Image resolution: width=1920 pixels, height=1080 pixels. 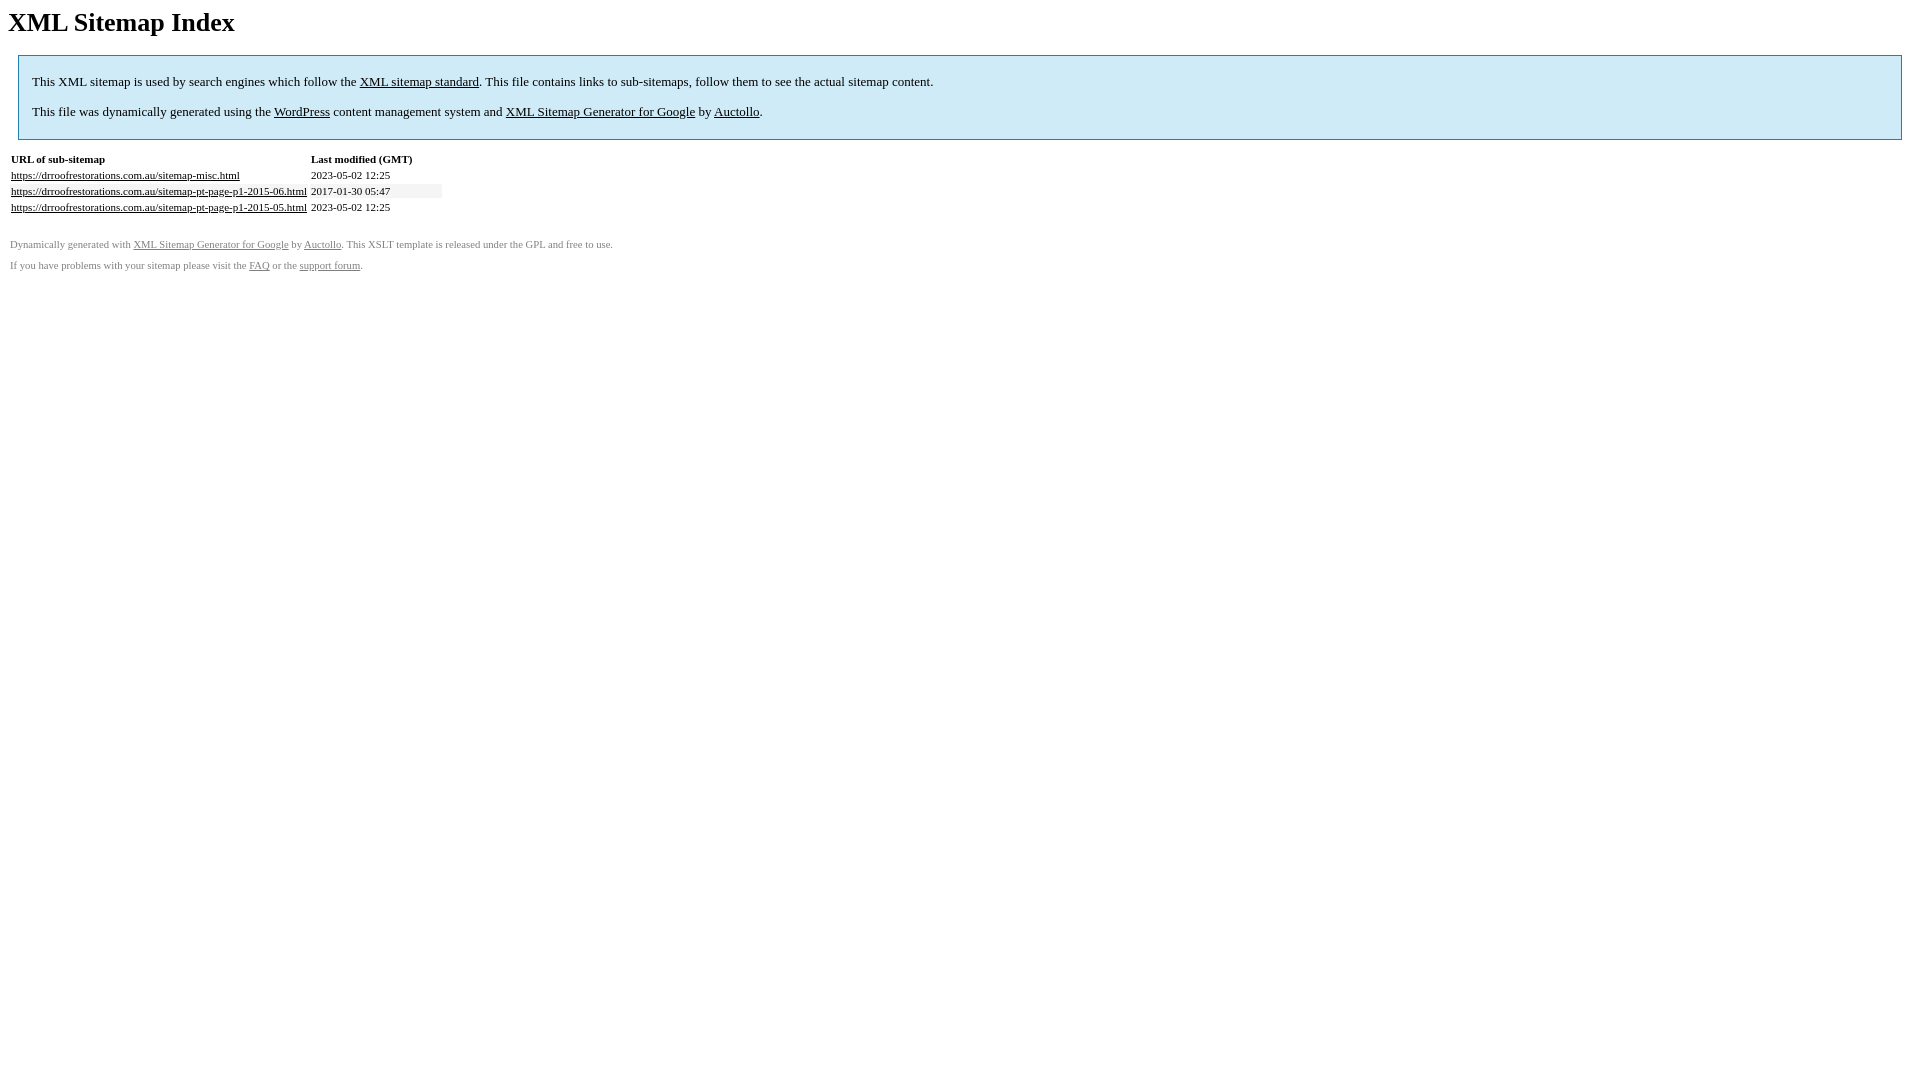 I want to click on 'XML sitemap standard', so click(x=418, y=80).